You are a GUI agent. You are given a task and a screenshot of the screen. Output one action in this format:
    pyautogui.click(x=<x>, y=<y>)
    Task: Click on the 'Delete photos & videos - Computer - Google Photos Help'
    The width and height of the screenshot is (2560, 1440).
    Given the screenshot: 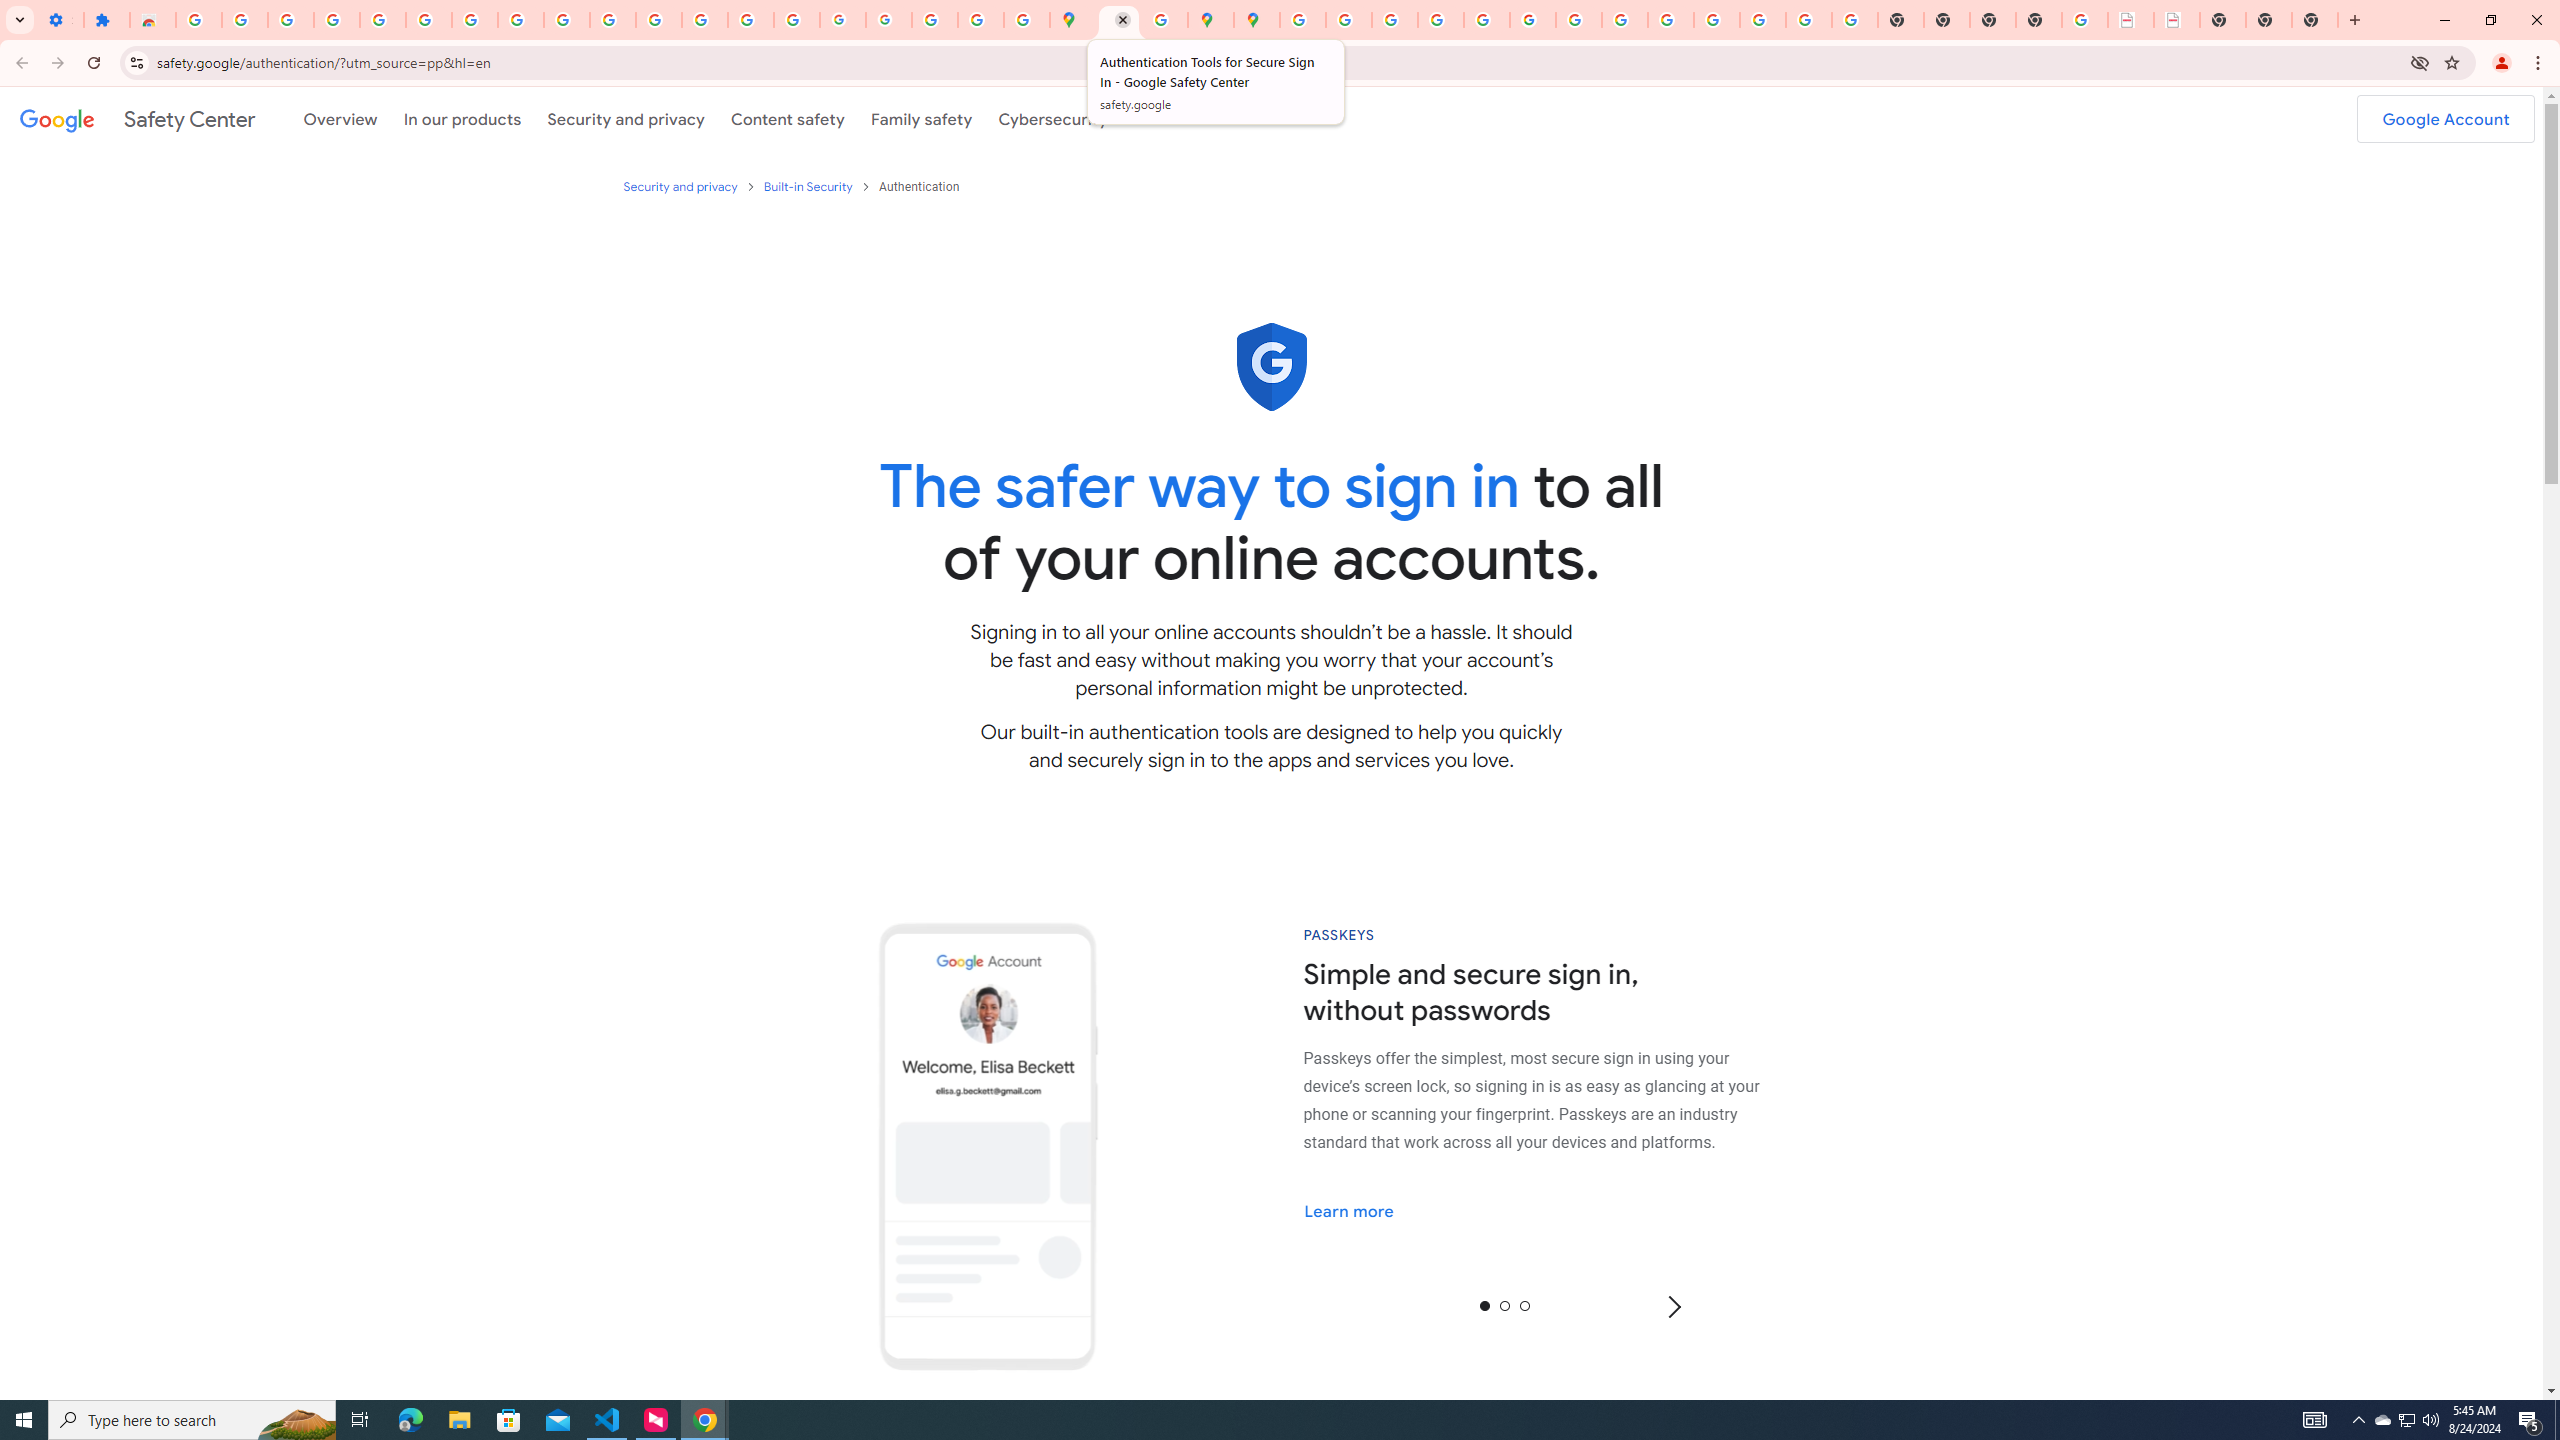 What is the action you would take?
    pyautogui.click(x=289, y=19)
    